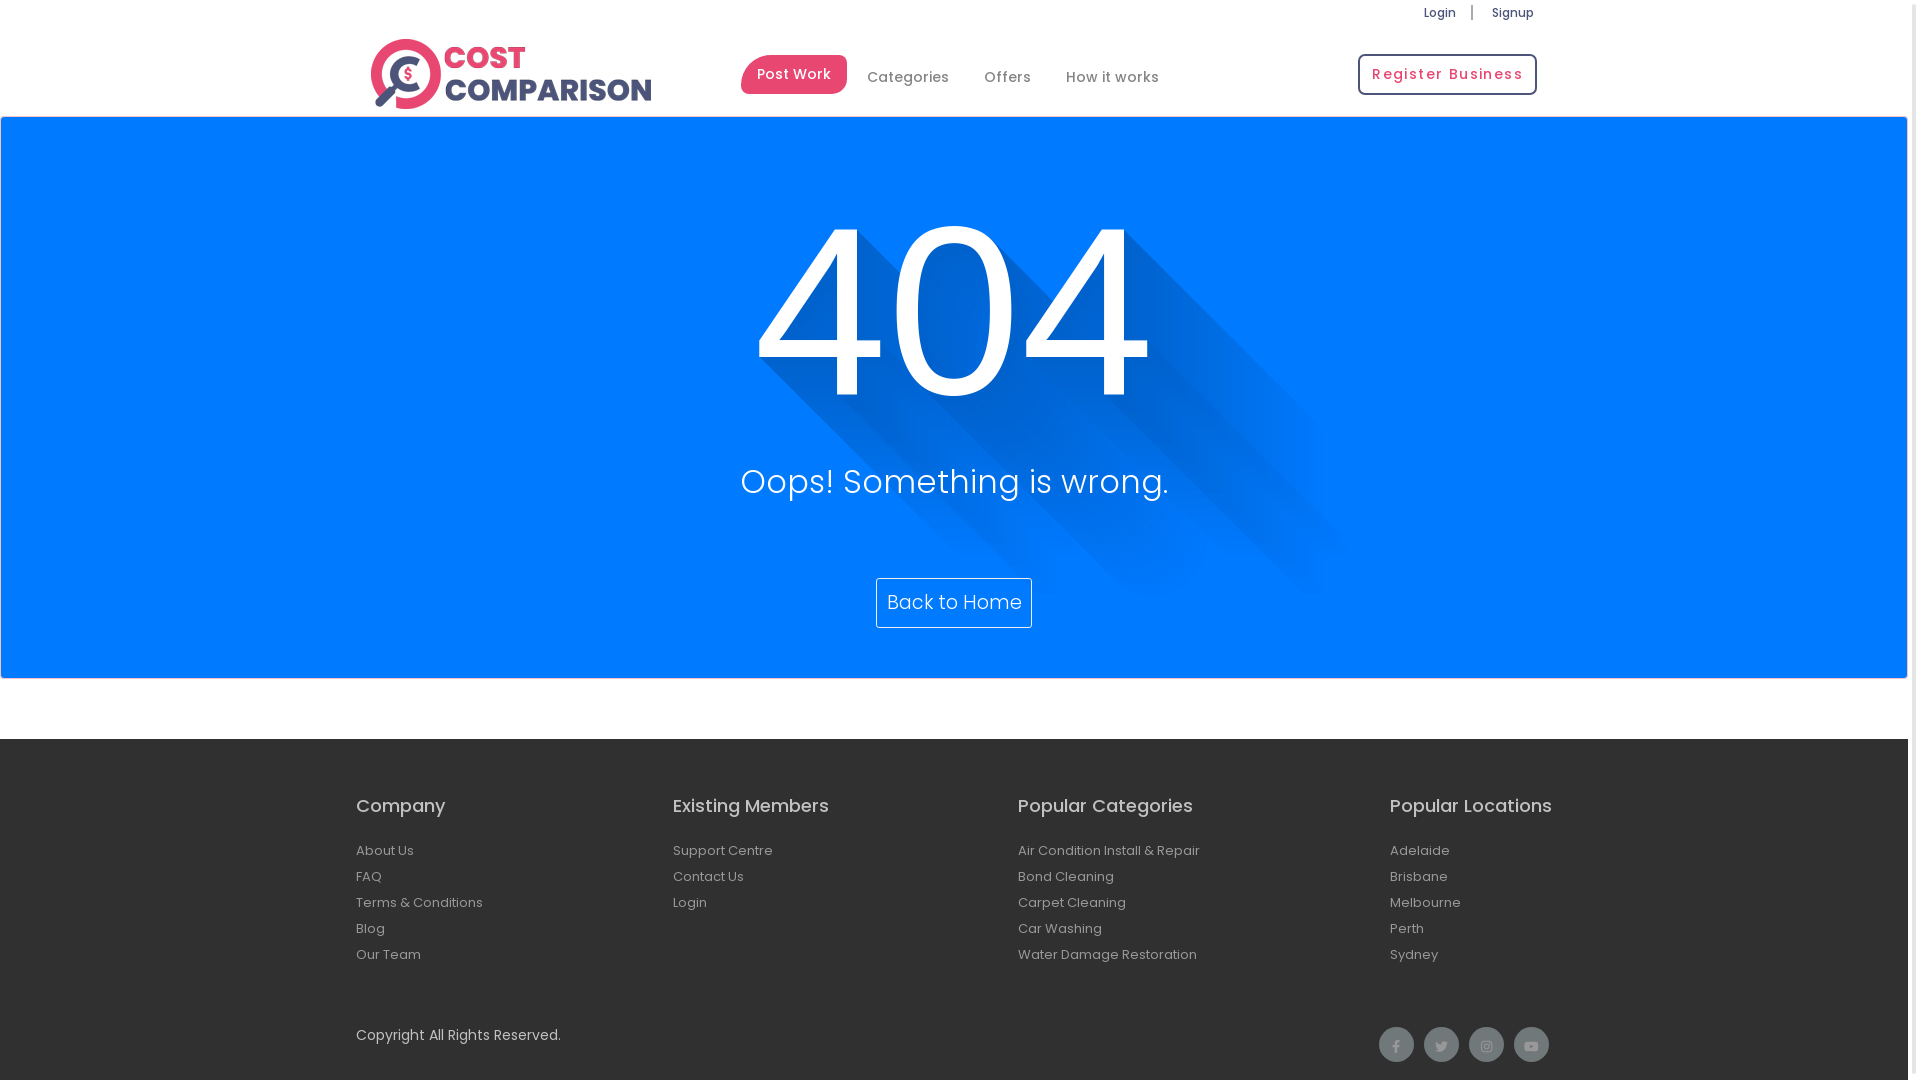  I want to click on 'Support Centre', so click(722, 850).